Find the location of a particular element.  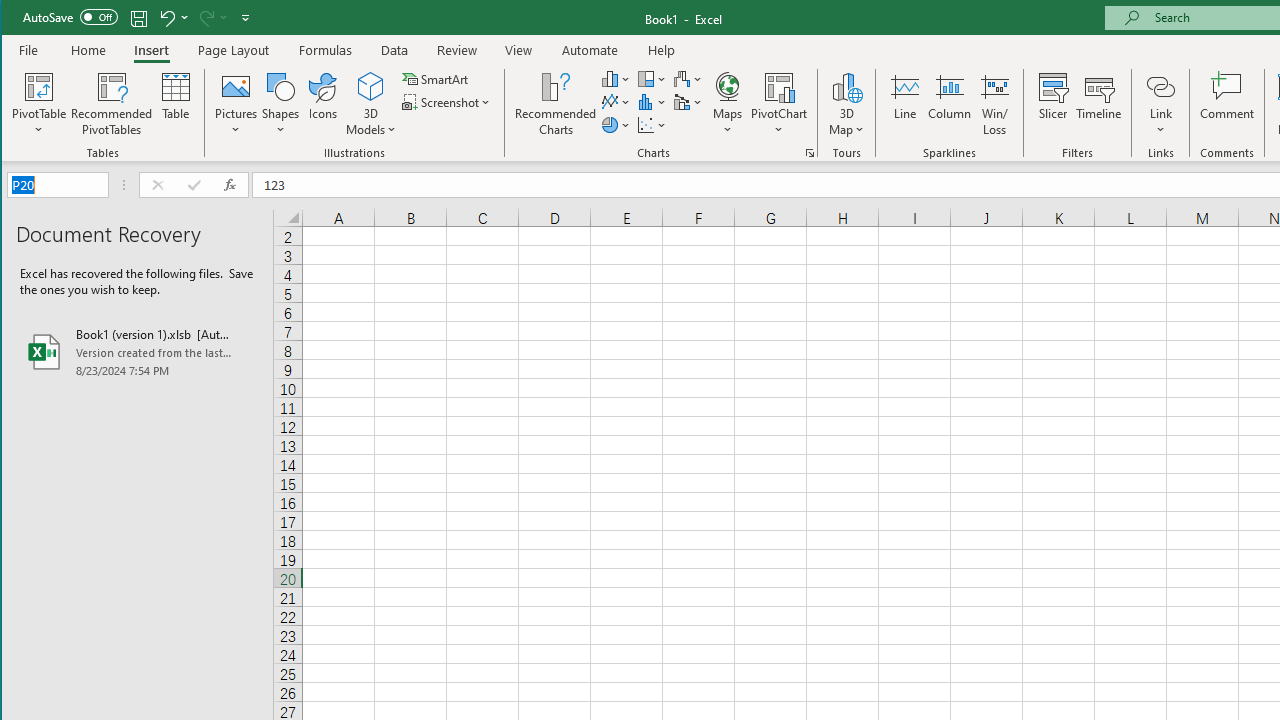

'Insert Hierarchy Chart' is located at coordinates (652, 78).